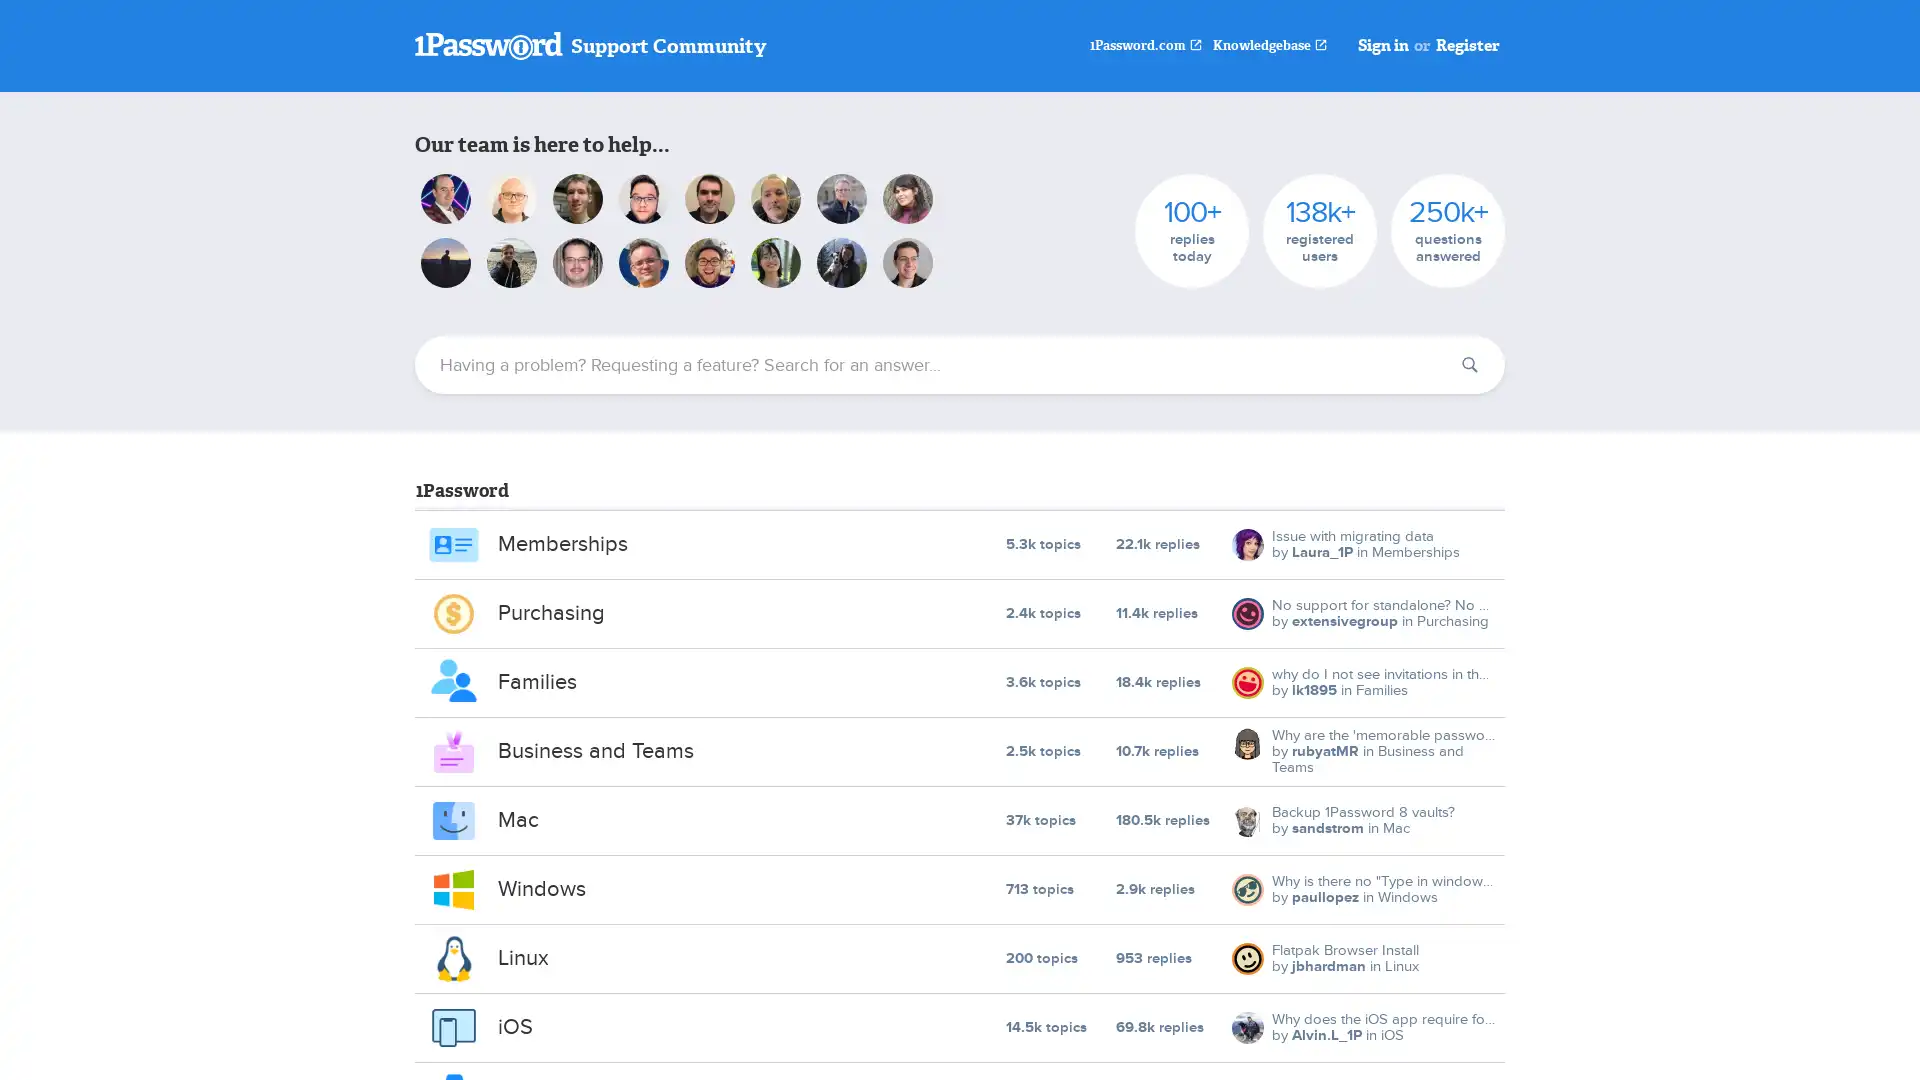 The image size is (1920, 1080). I want to click on Go, so click(1469, 365).